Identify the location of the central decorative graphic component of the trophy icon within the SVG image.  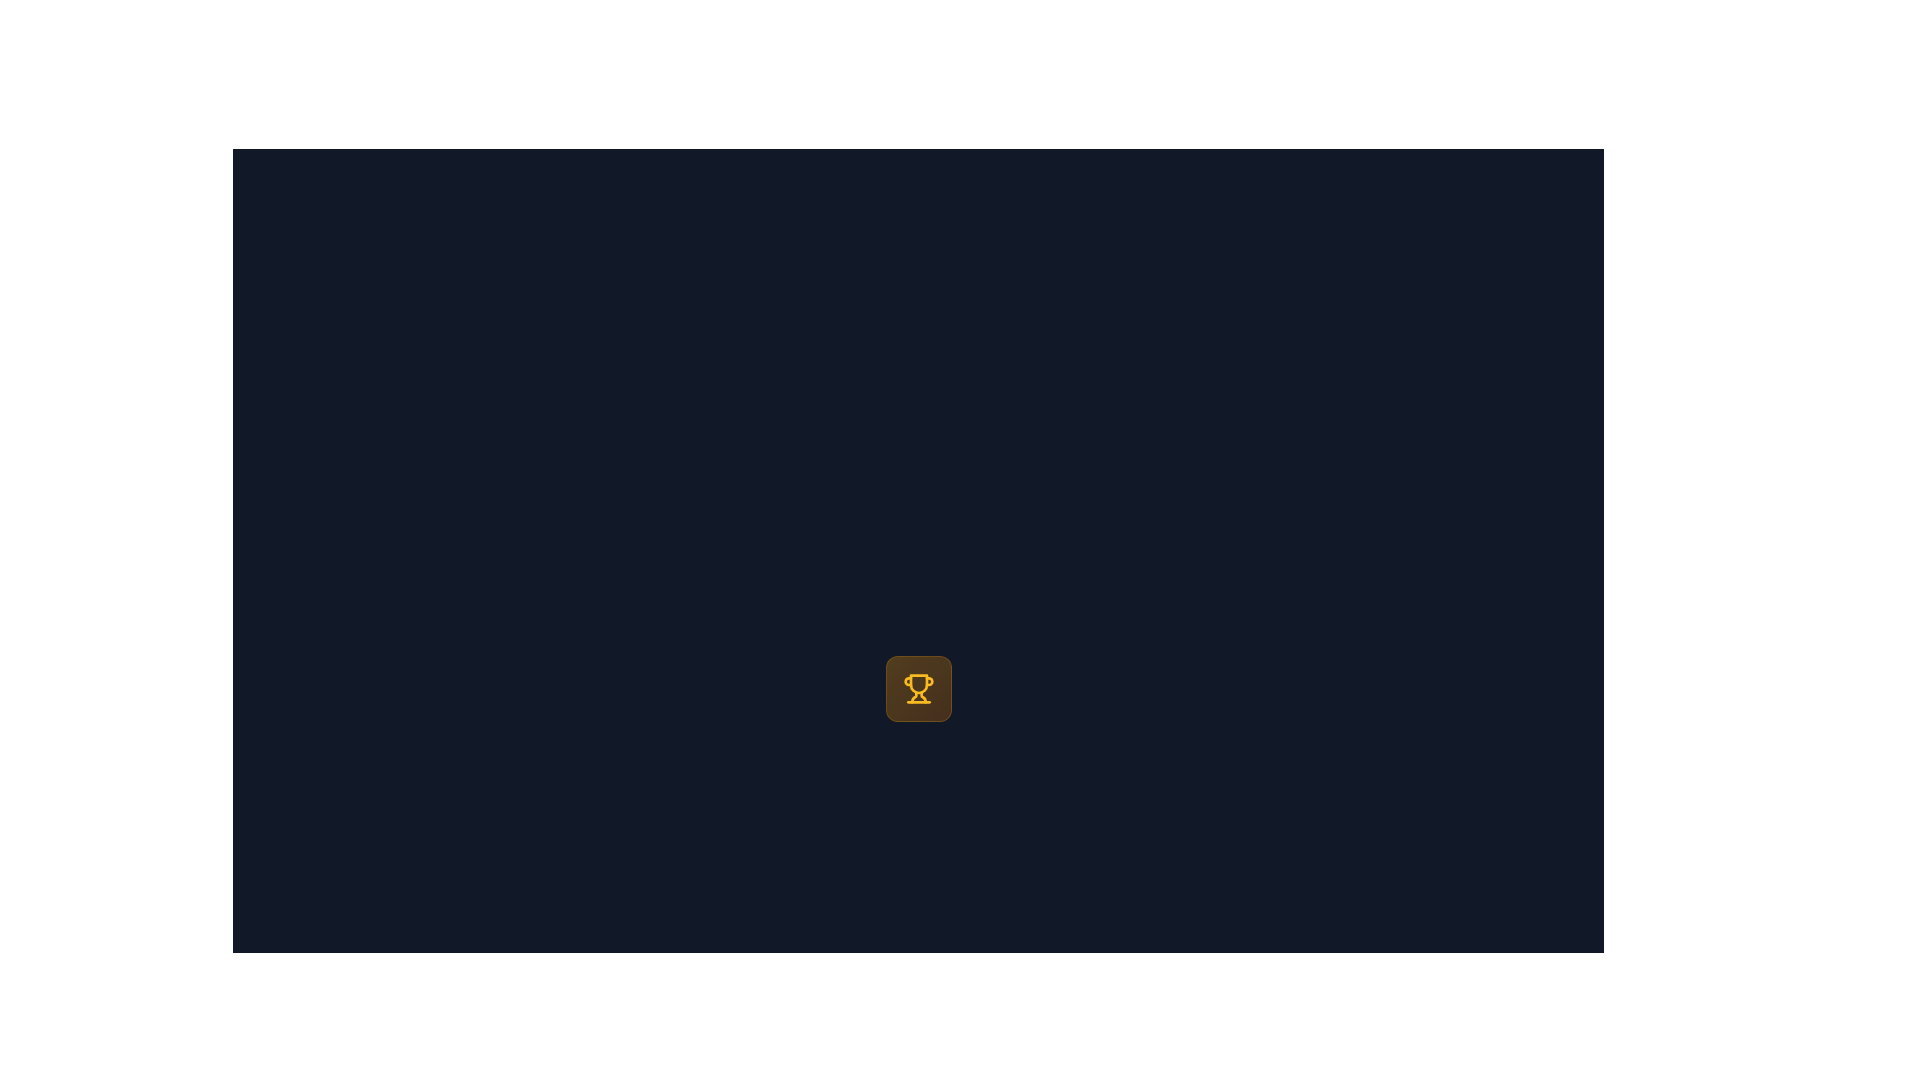
(917, 683).